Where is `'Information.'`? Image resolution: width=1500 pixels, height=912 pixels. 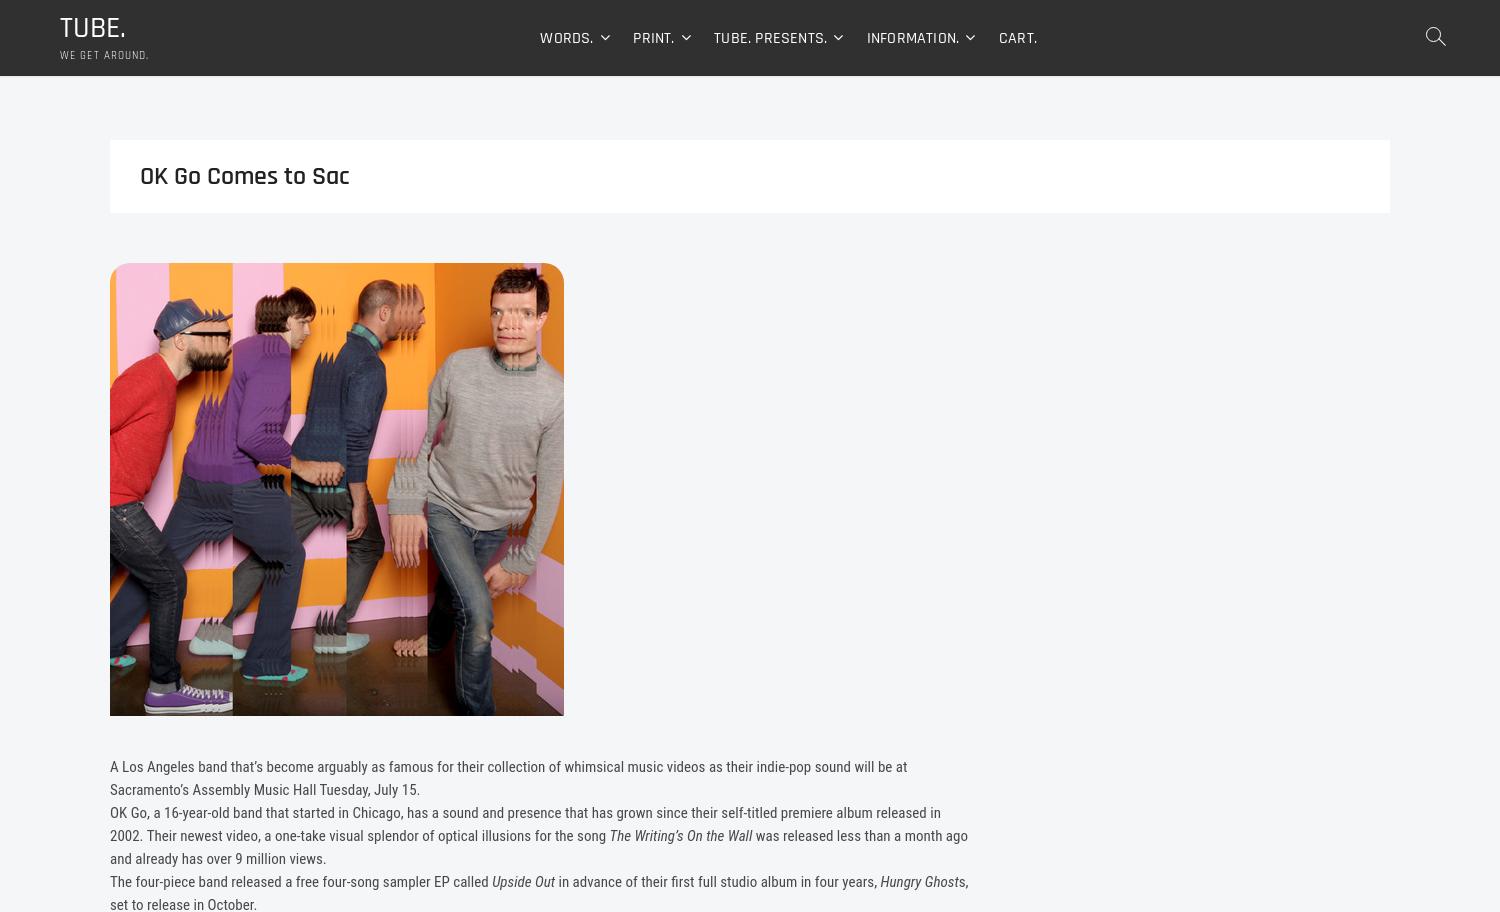
'Information.' is located at coordinates (912, 40).